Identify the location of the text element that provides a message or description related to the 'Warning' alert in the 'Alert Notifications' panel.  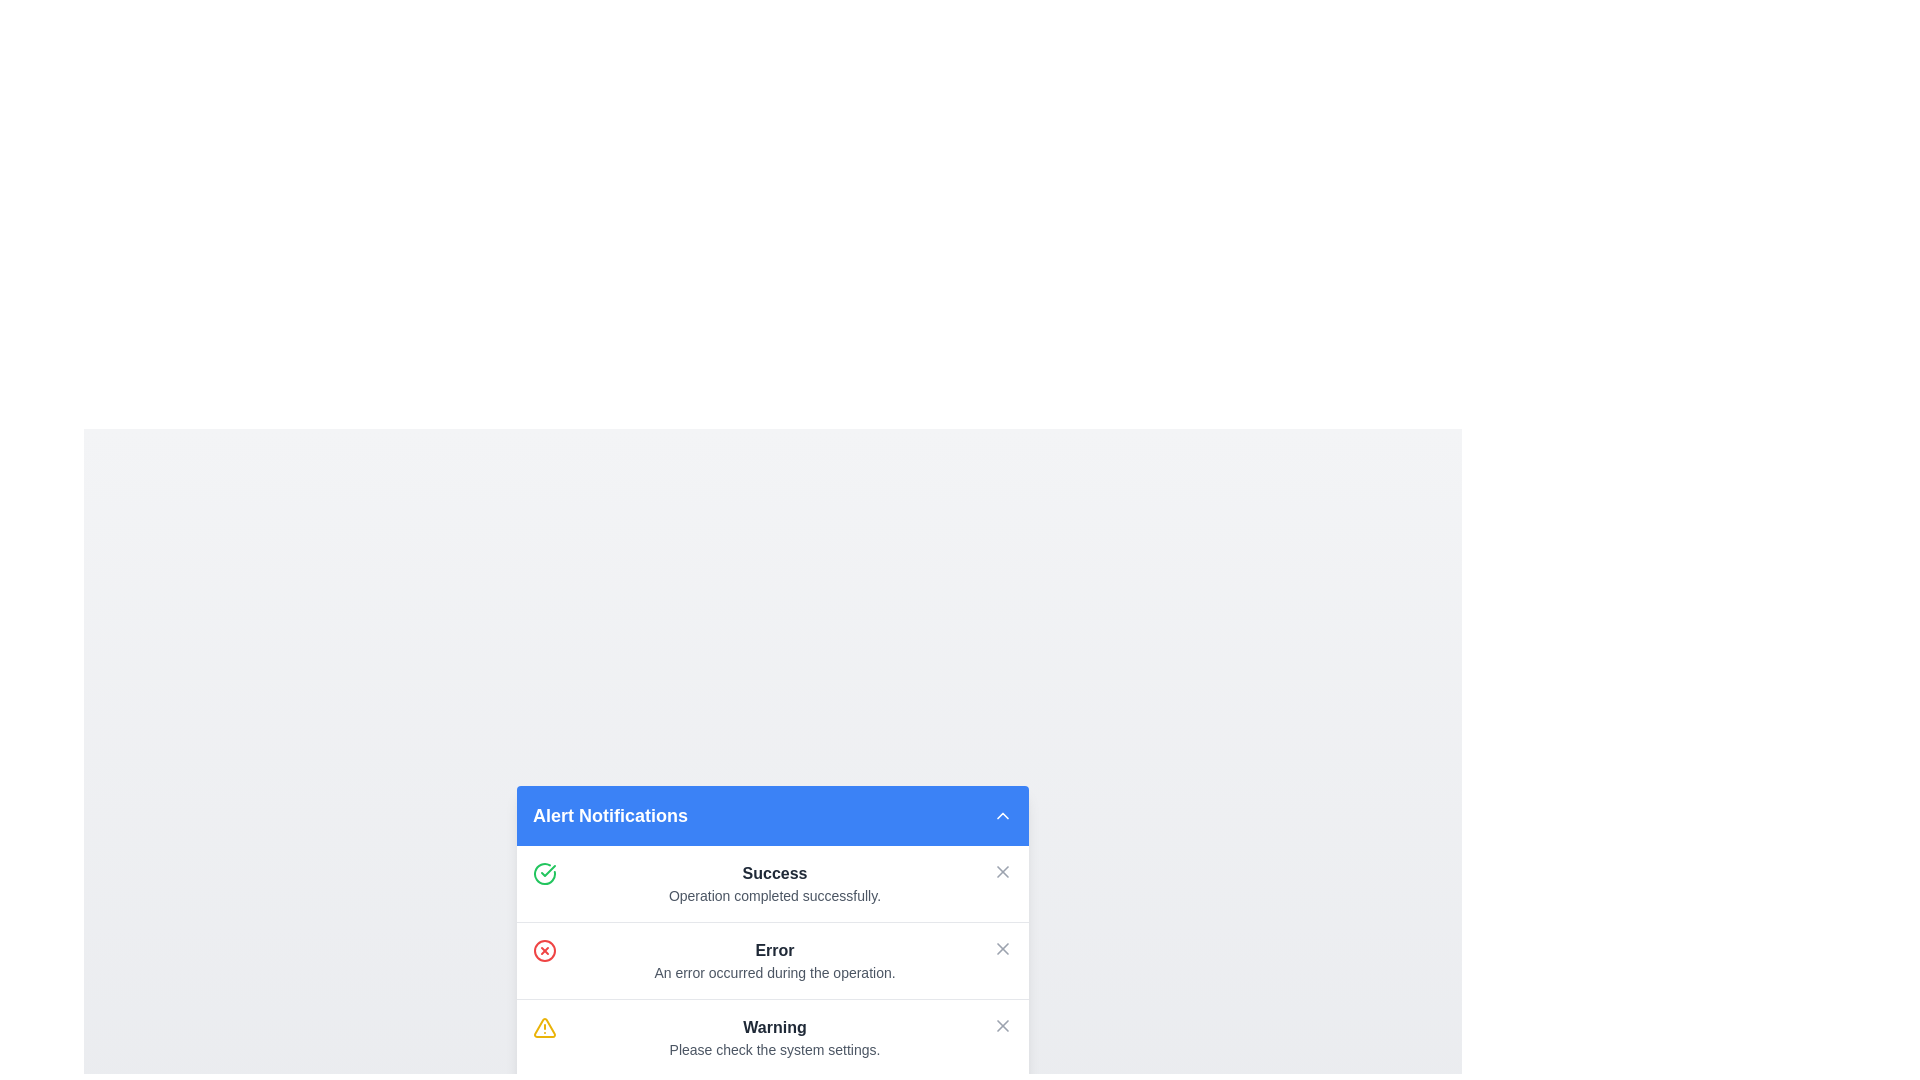
(773, 1048).